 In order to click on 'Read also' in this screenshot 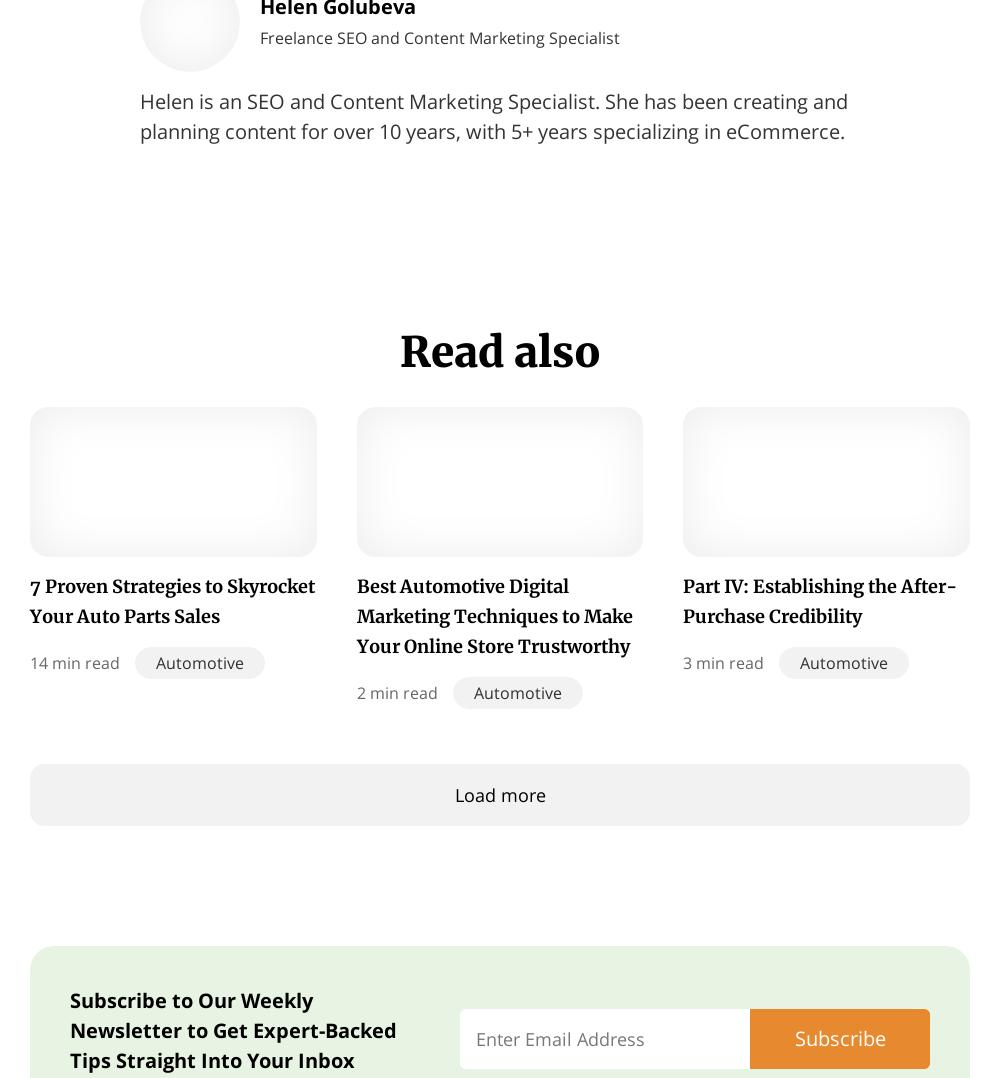, I will do `click(498, 351)`.